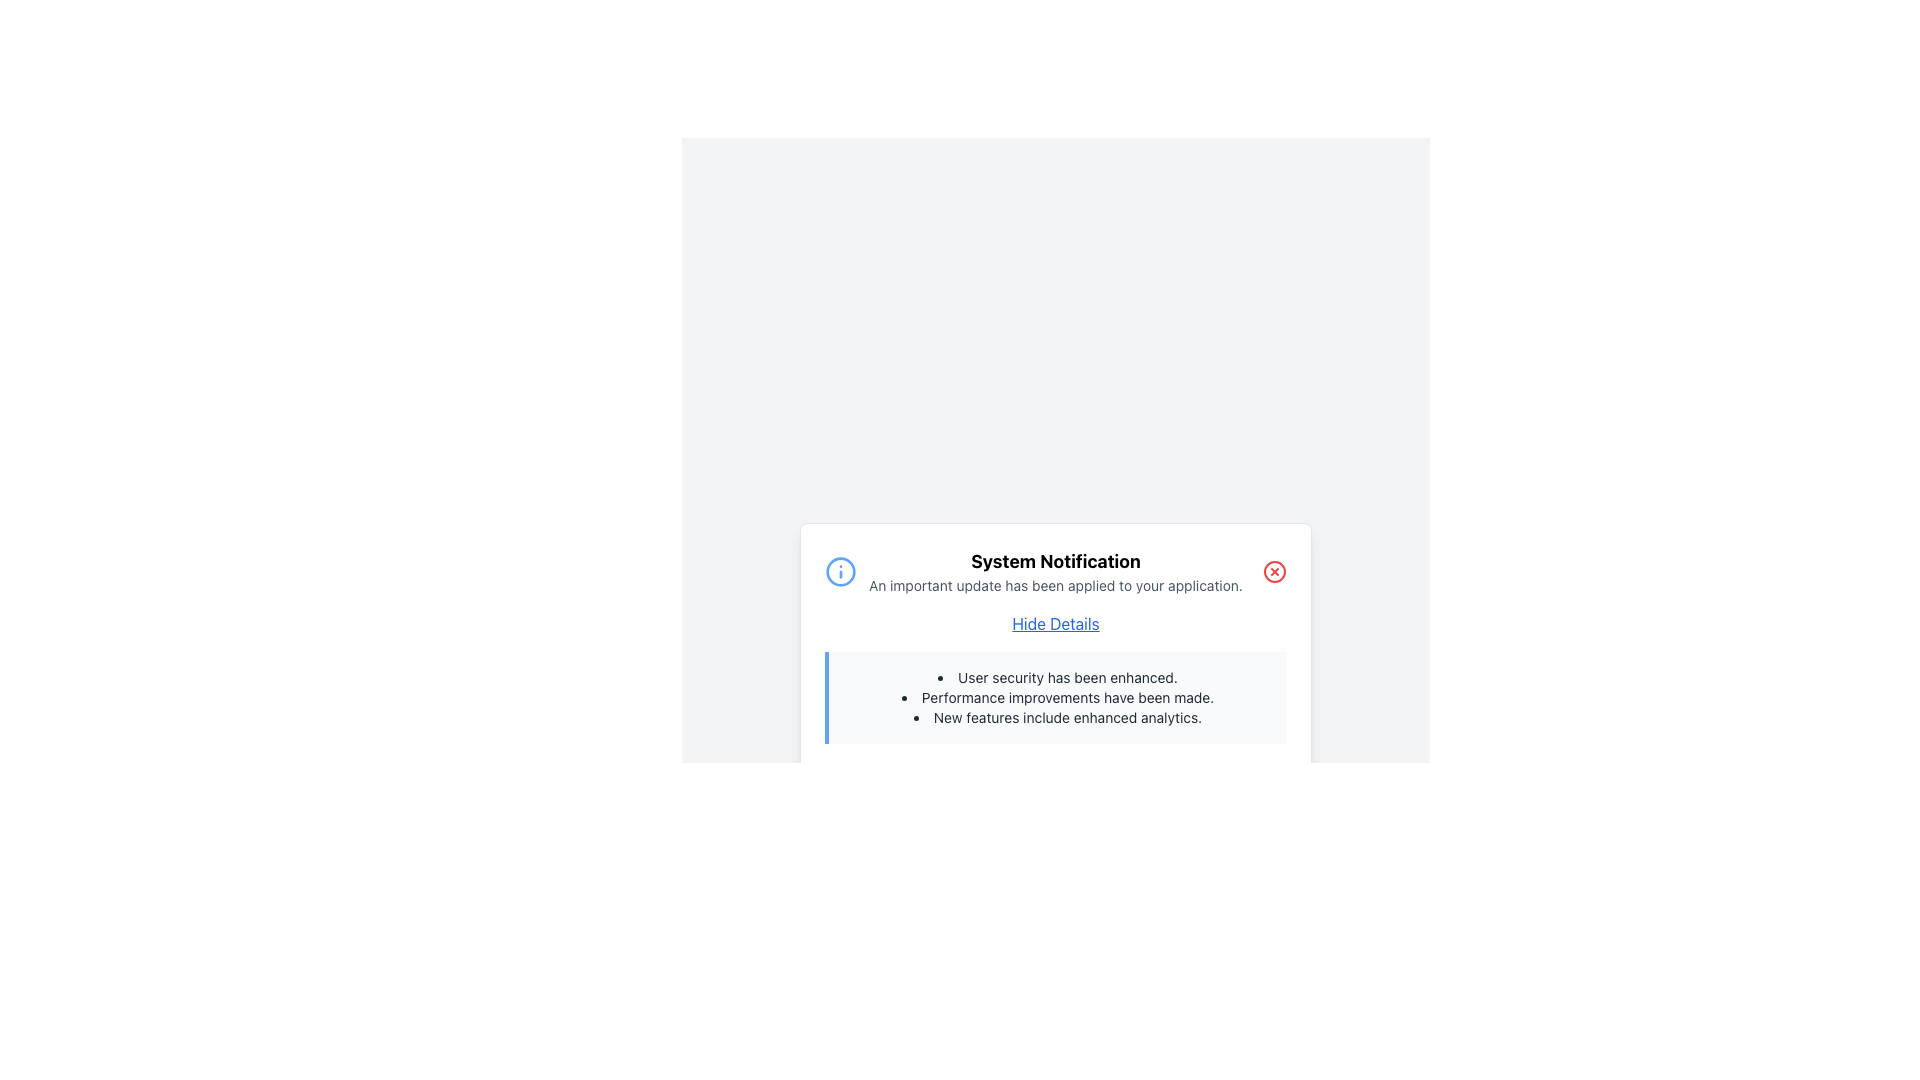  What do you see at coordinates (1055, 571) in the screenshot?
I see `the Notification bar located at the top of the modal dialog box, which serves as a notification header providing important information and accessibility to dismiss notifications via the close icon` at bounding box center [1055, 571].